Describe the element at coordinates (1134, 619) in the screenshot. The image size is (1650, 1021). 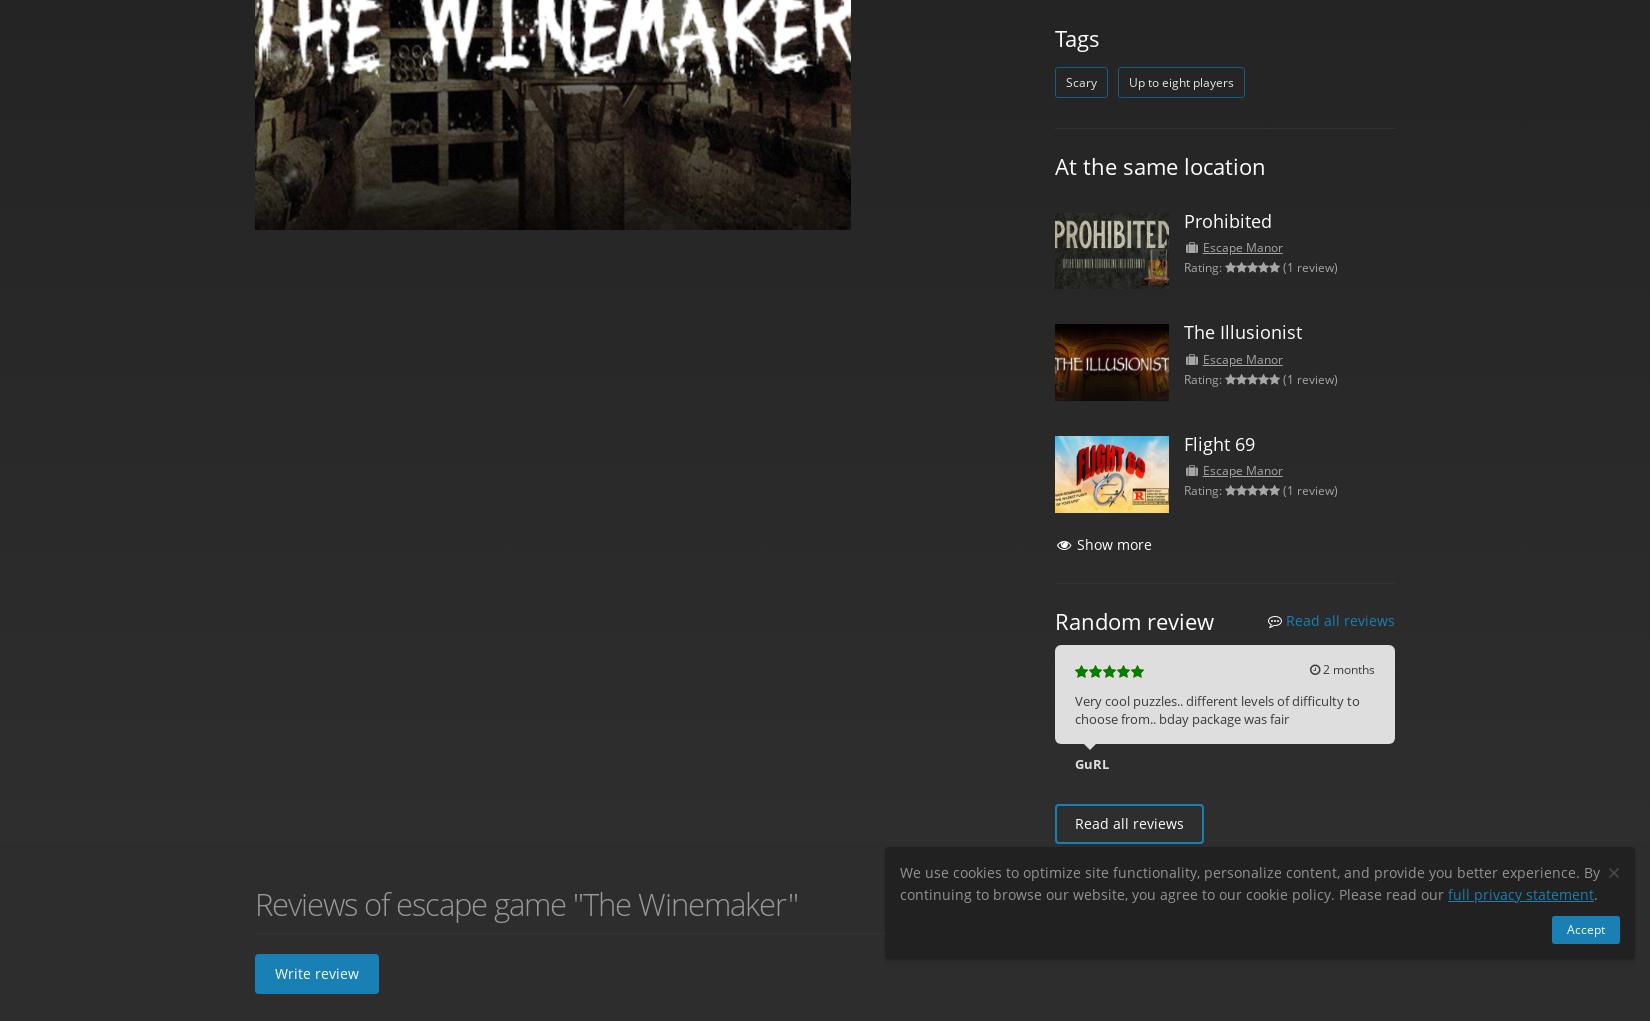
I see `'Random review'` at that location.